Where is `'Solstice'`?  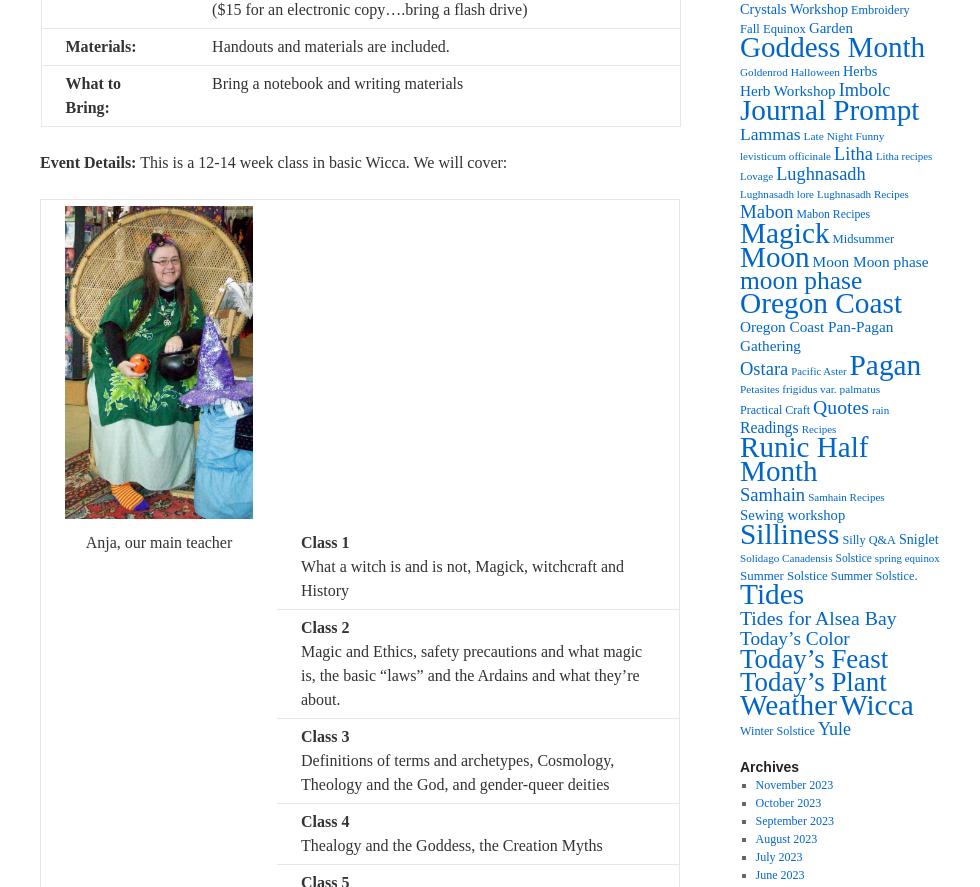 'Solstice' is located at coordinates (852, 557).